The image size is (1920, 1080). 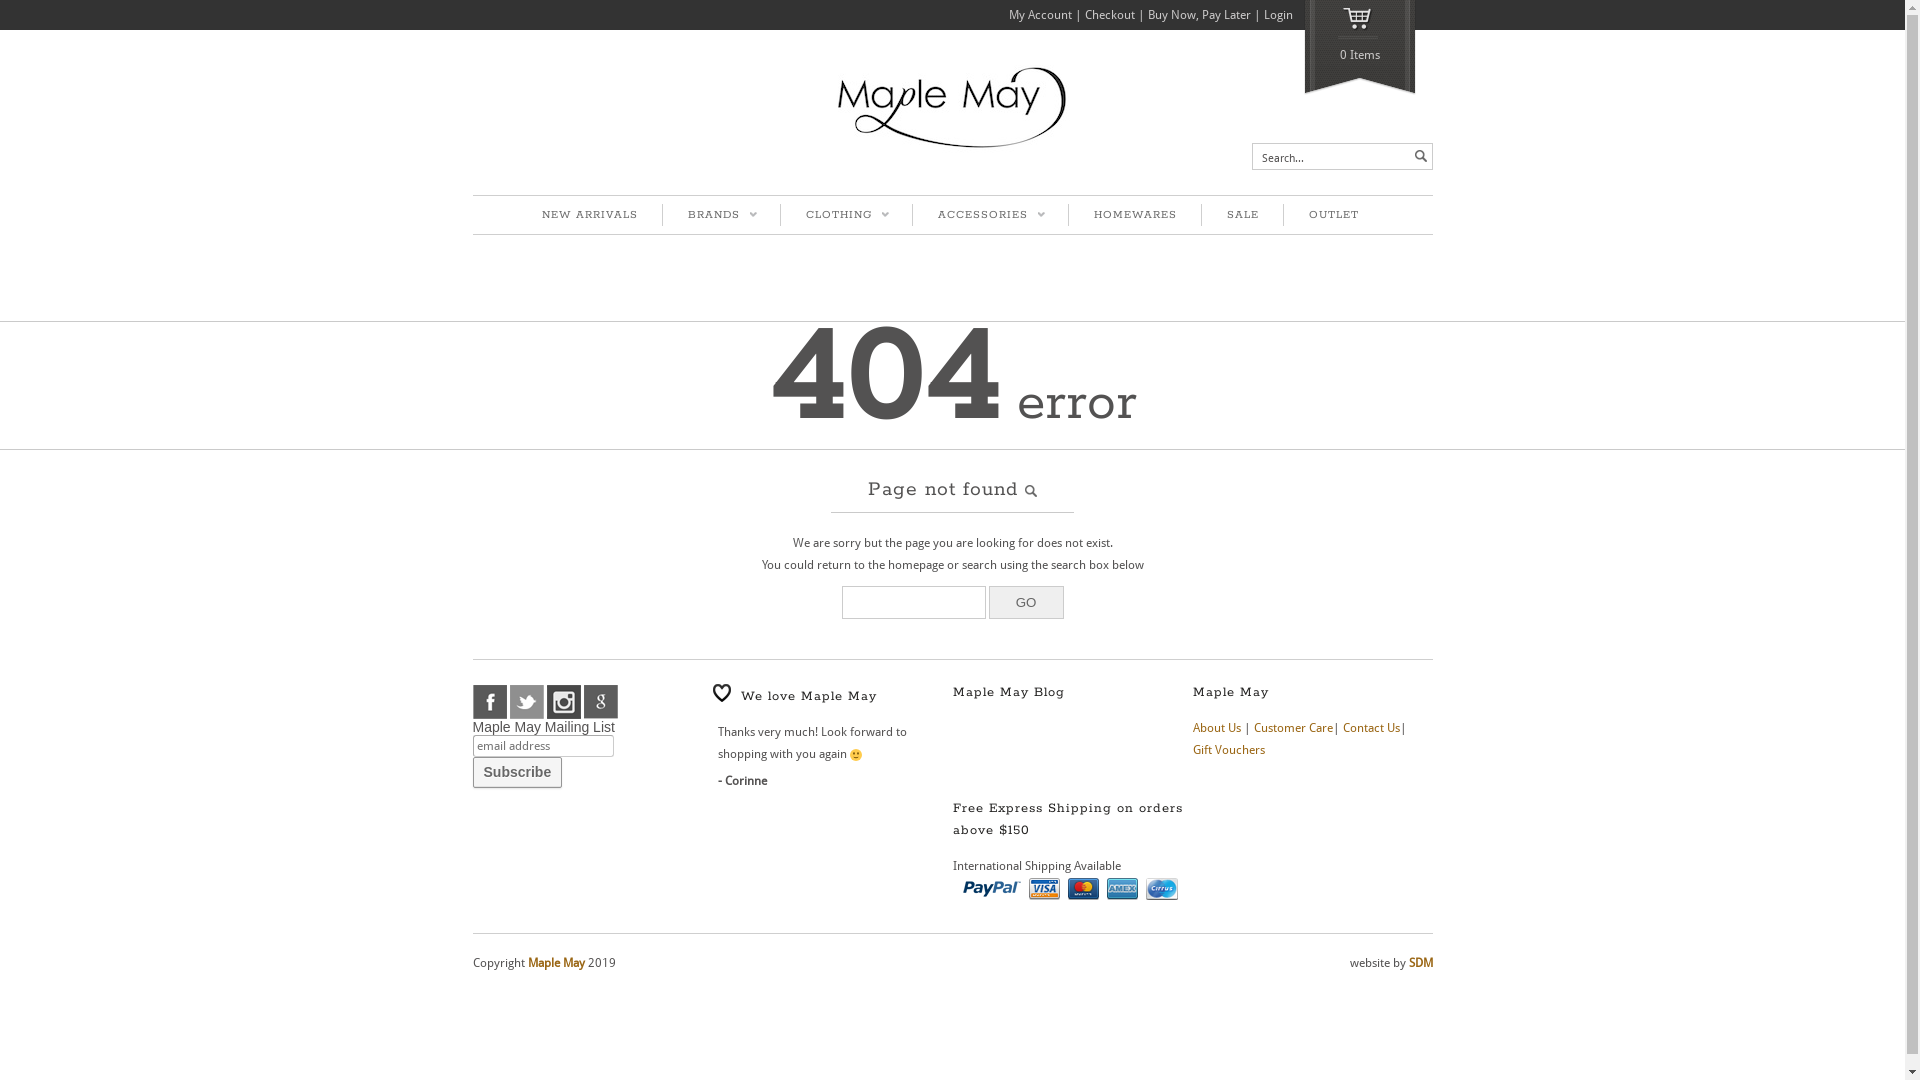 What do you see at coordinates (517, 771) in the screenshot?
I see `'Subscribe'` at bounding box center [517, 771].